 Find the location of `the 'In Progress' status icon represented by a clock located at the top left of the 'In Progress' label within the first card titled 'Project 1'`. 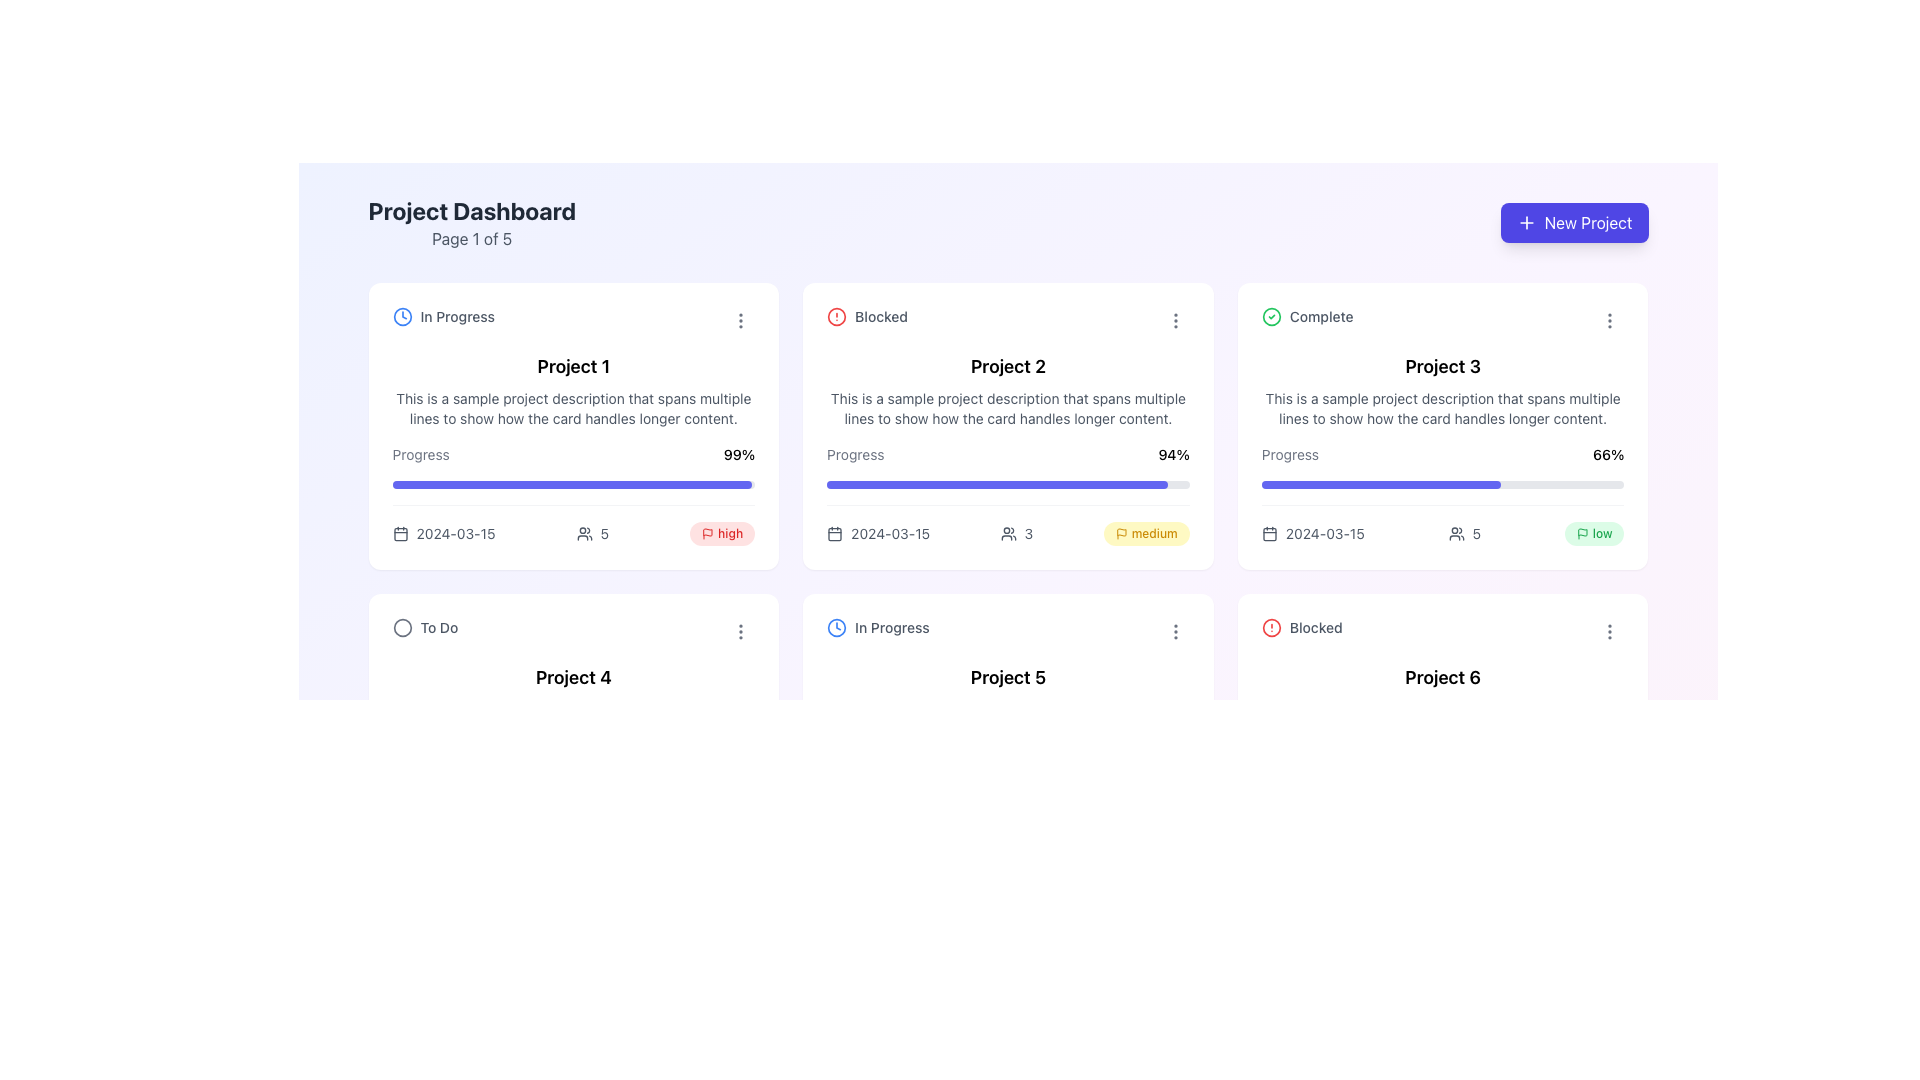

the 'In Progress' status icon represented by a clock located at the top left of the 'In Progress' label within the first card titled 'Project 1' is located at coordinates (401, 315).